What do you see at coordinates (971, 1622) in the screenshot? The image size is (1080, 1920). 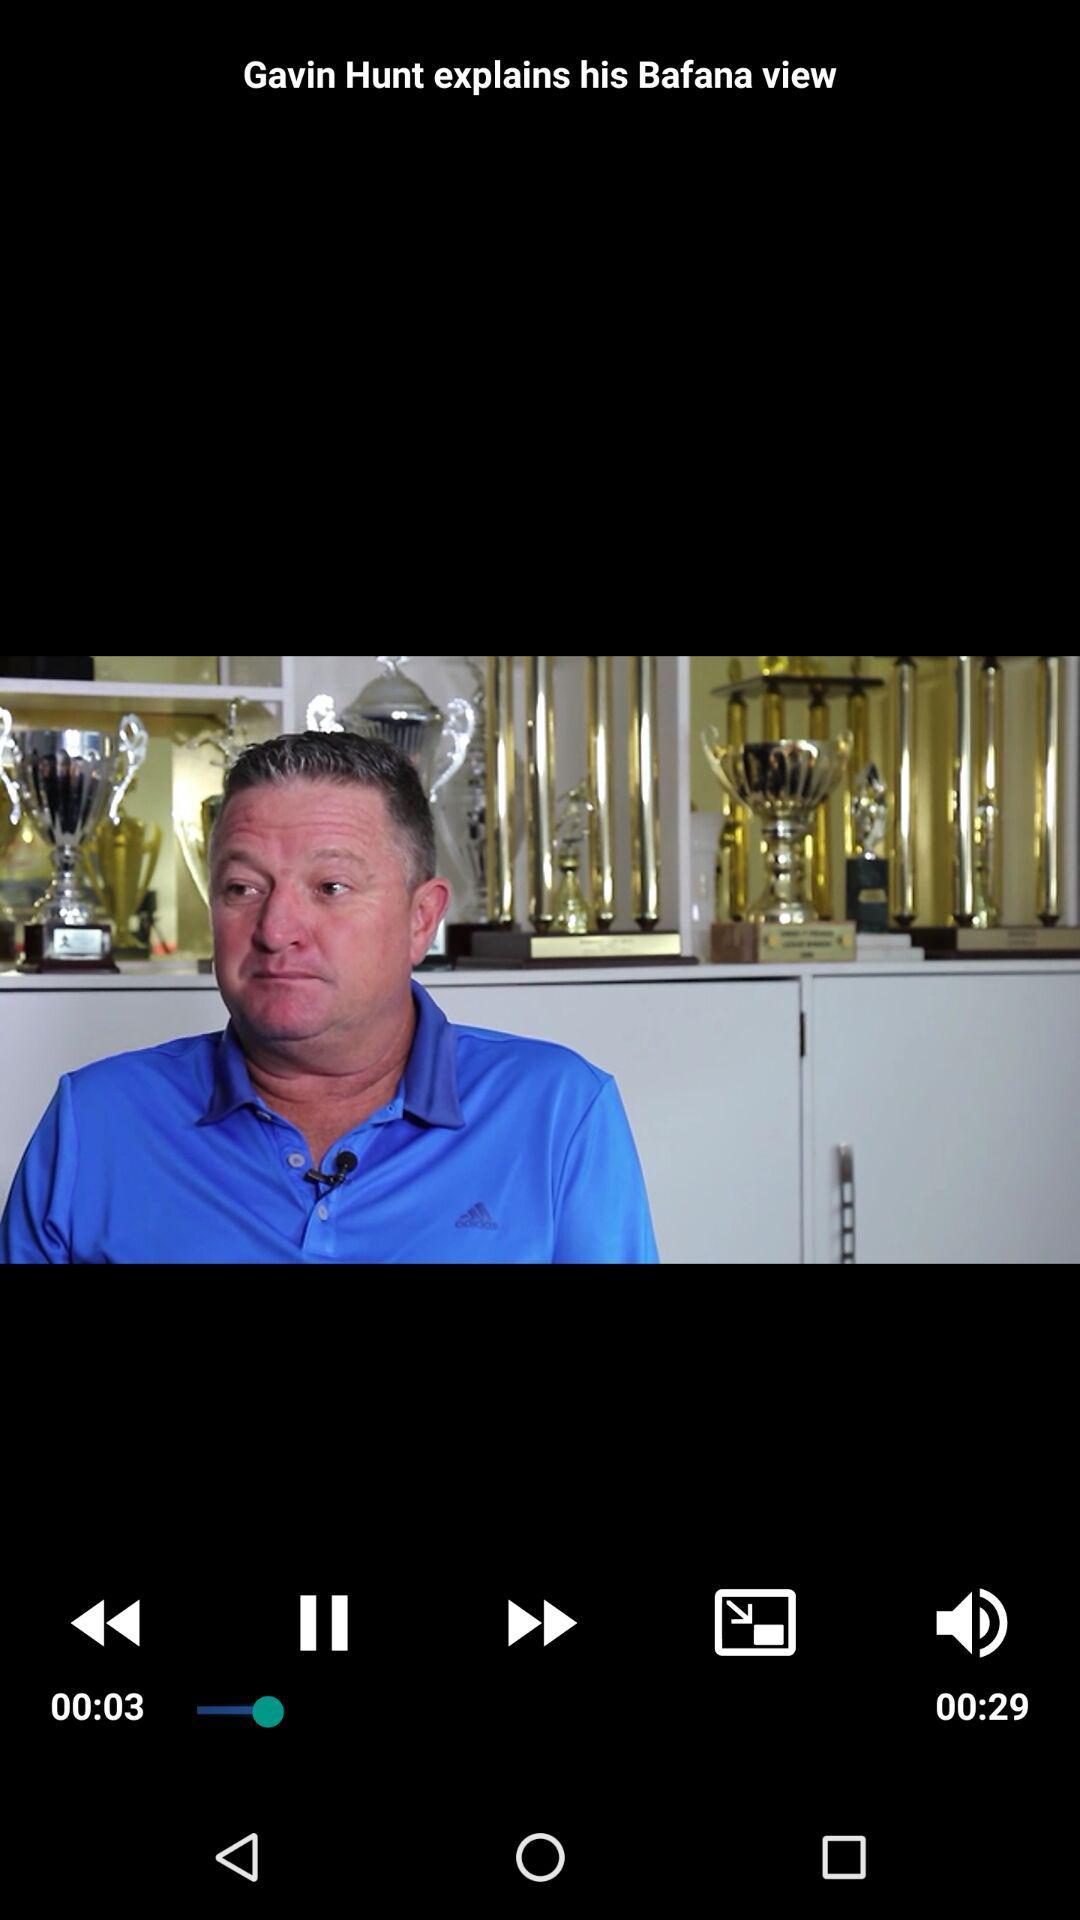 I see `the volume icon` at bounding box center [971, 1622].